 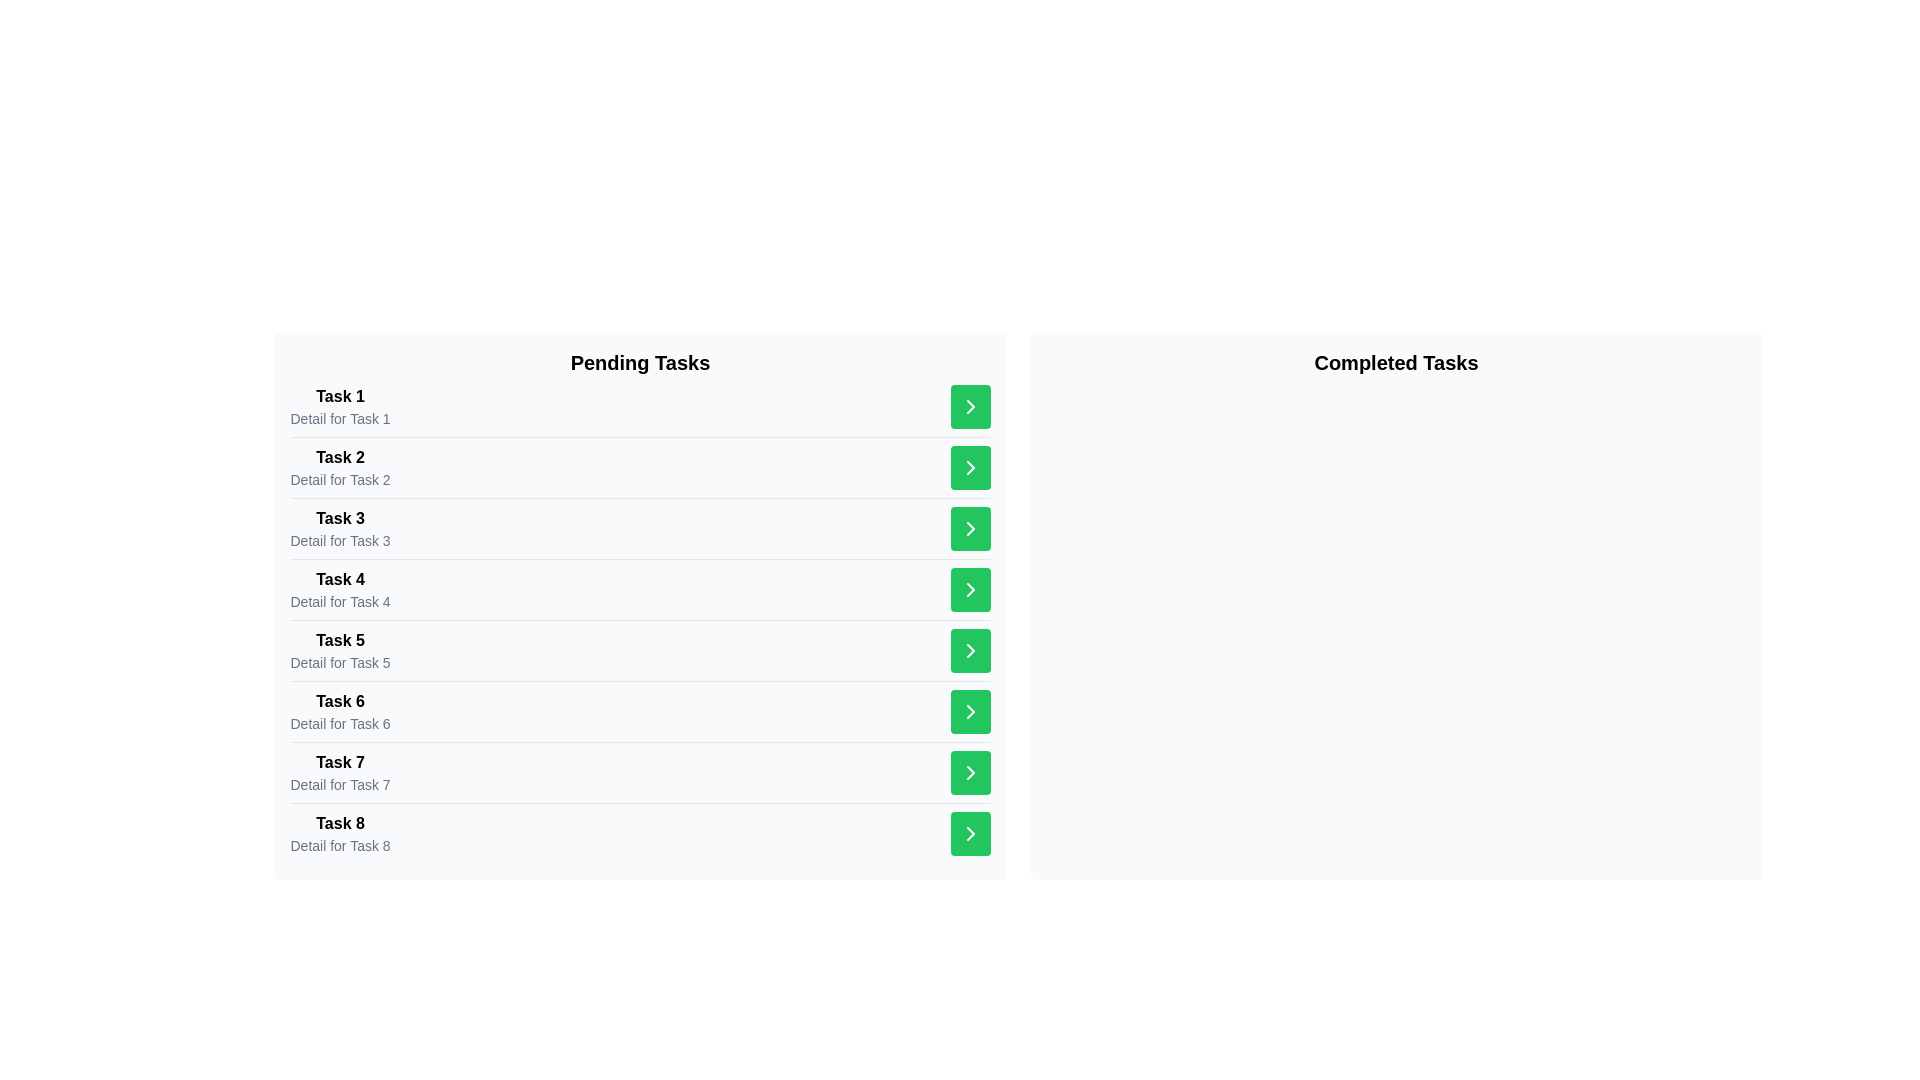 What do you see at coordinates (340, 579) in the screenshot?
I see `text label displaying 'Task 4' located in the fourth row of the 'Pending Tasks' section, positioned above its details text` at bounding box center [340, 579].